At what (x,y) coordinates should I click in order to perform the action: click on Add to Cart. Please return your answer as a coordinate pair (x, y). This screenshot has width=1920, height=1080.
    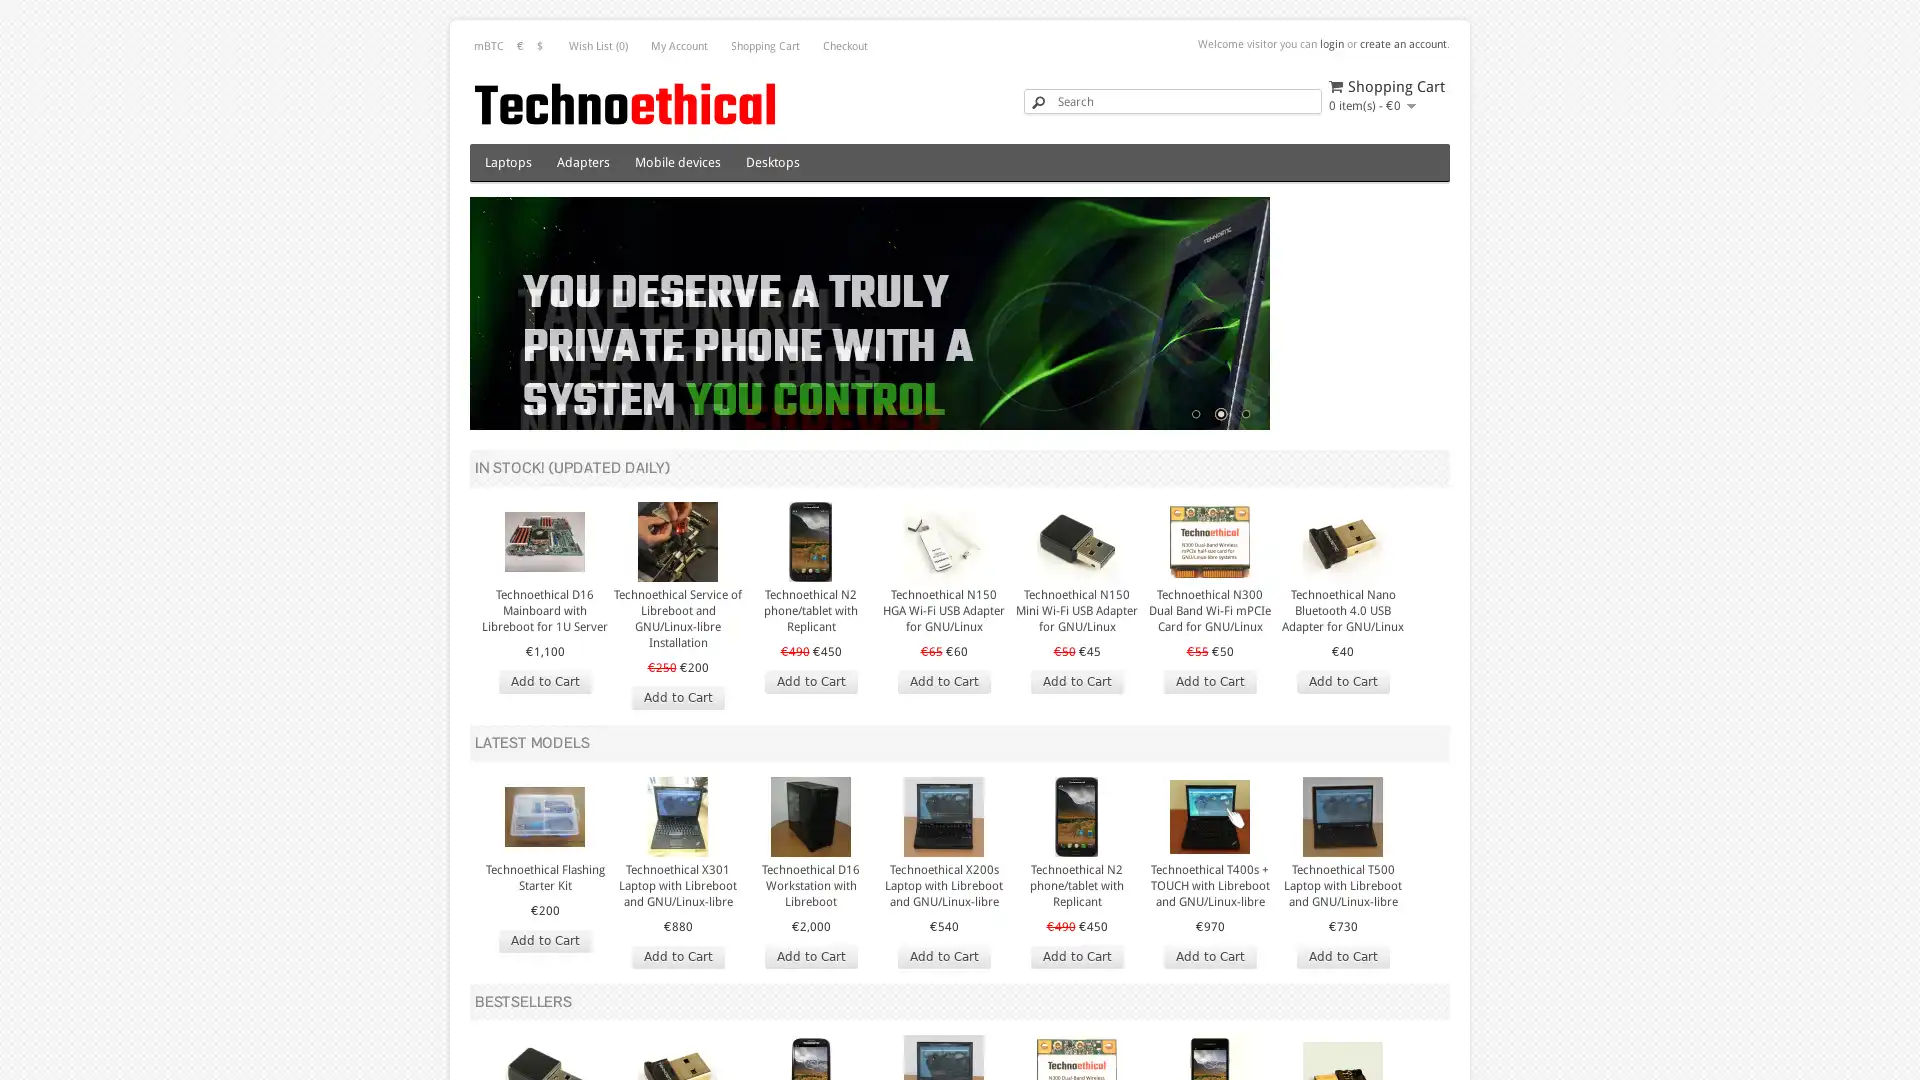
    Looking at the image, I should click on (942, 748).